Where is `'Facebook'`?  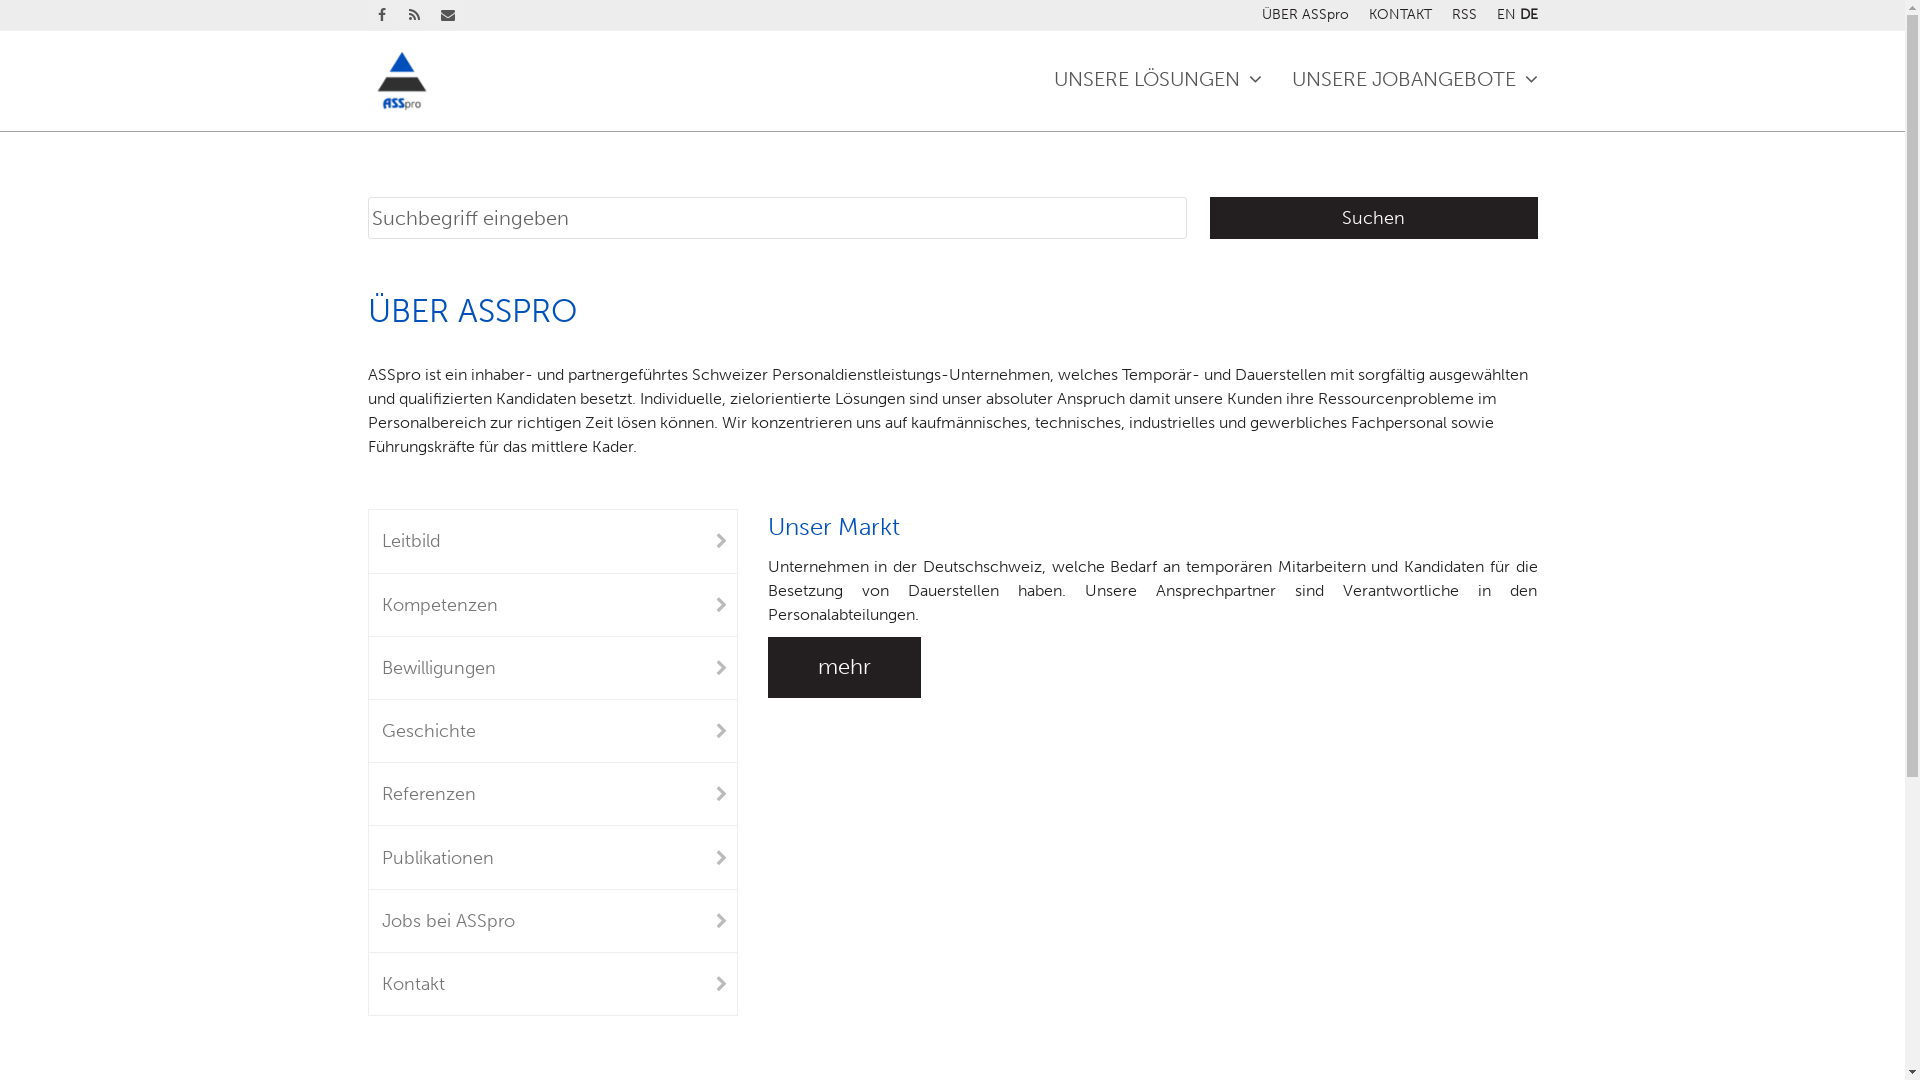
'Facebook' is located at coordinates (368, 15).